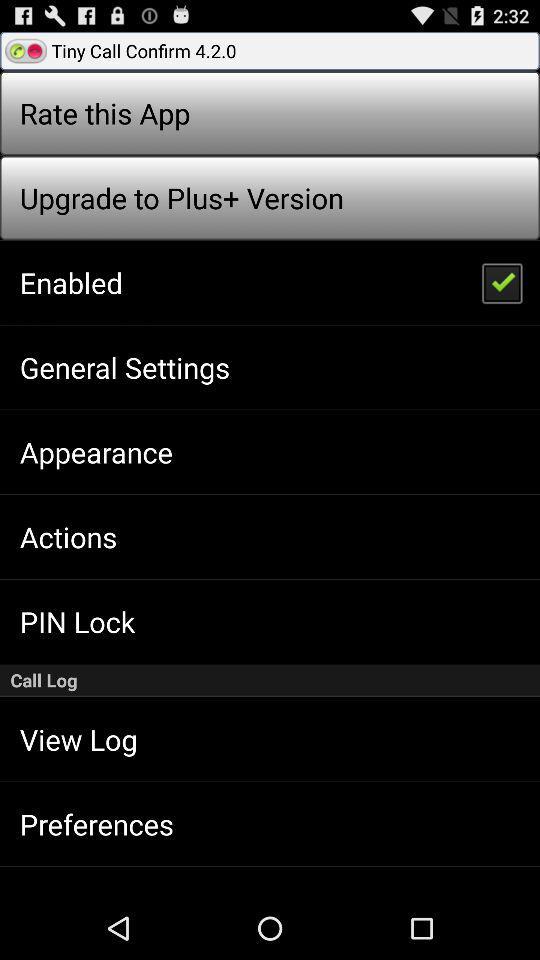 The height and width of the screenshot is (960, 540). Describe the element at coordinates (67, 535) in the screenshot. I see `the actions` at that location.